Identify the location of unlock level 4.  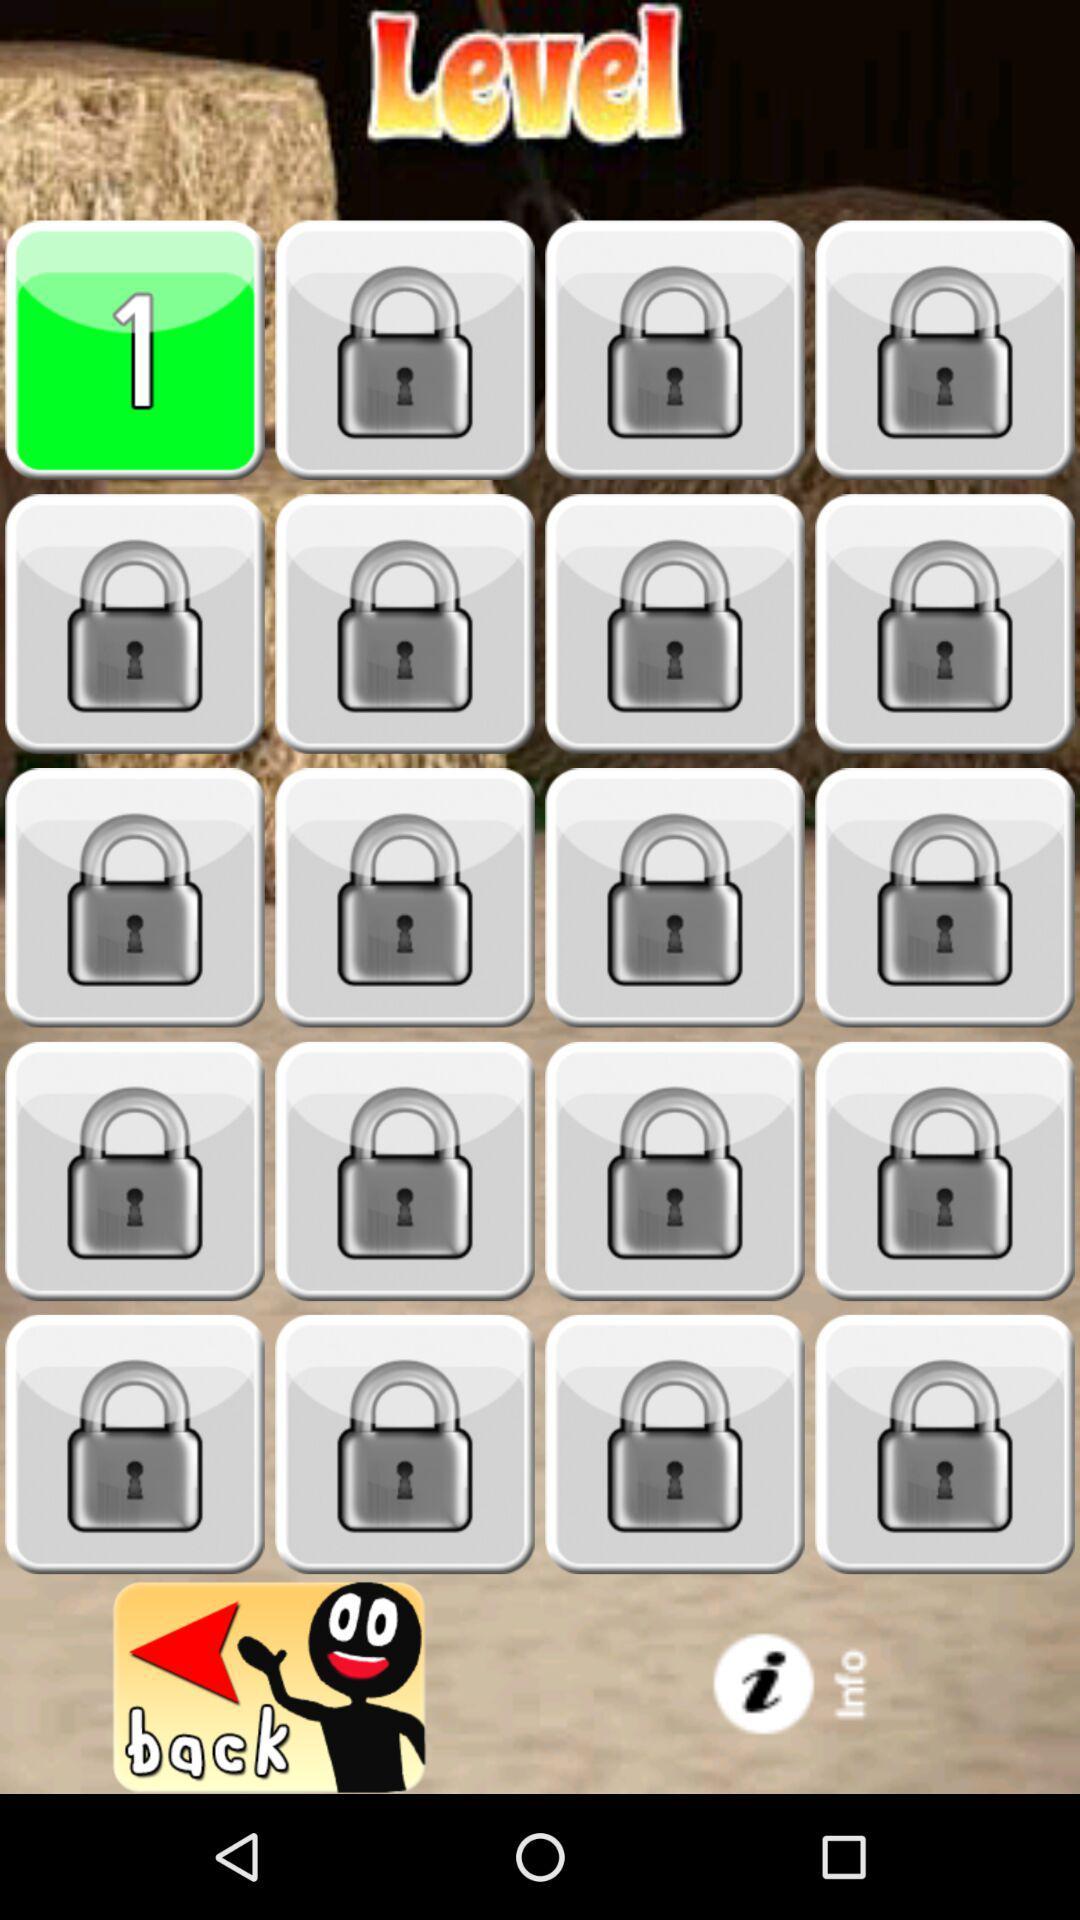
(945, 350).